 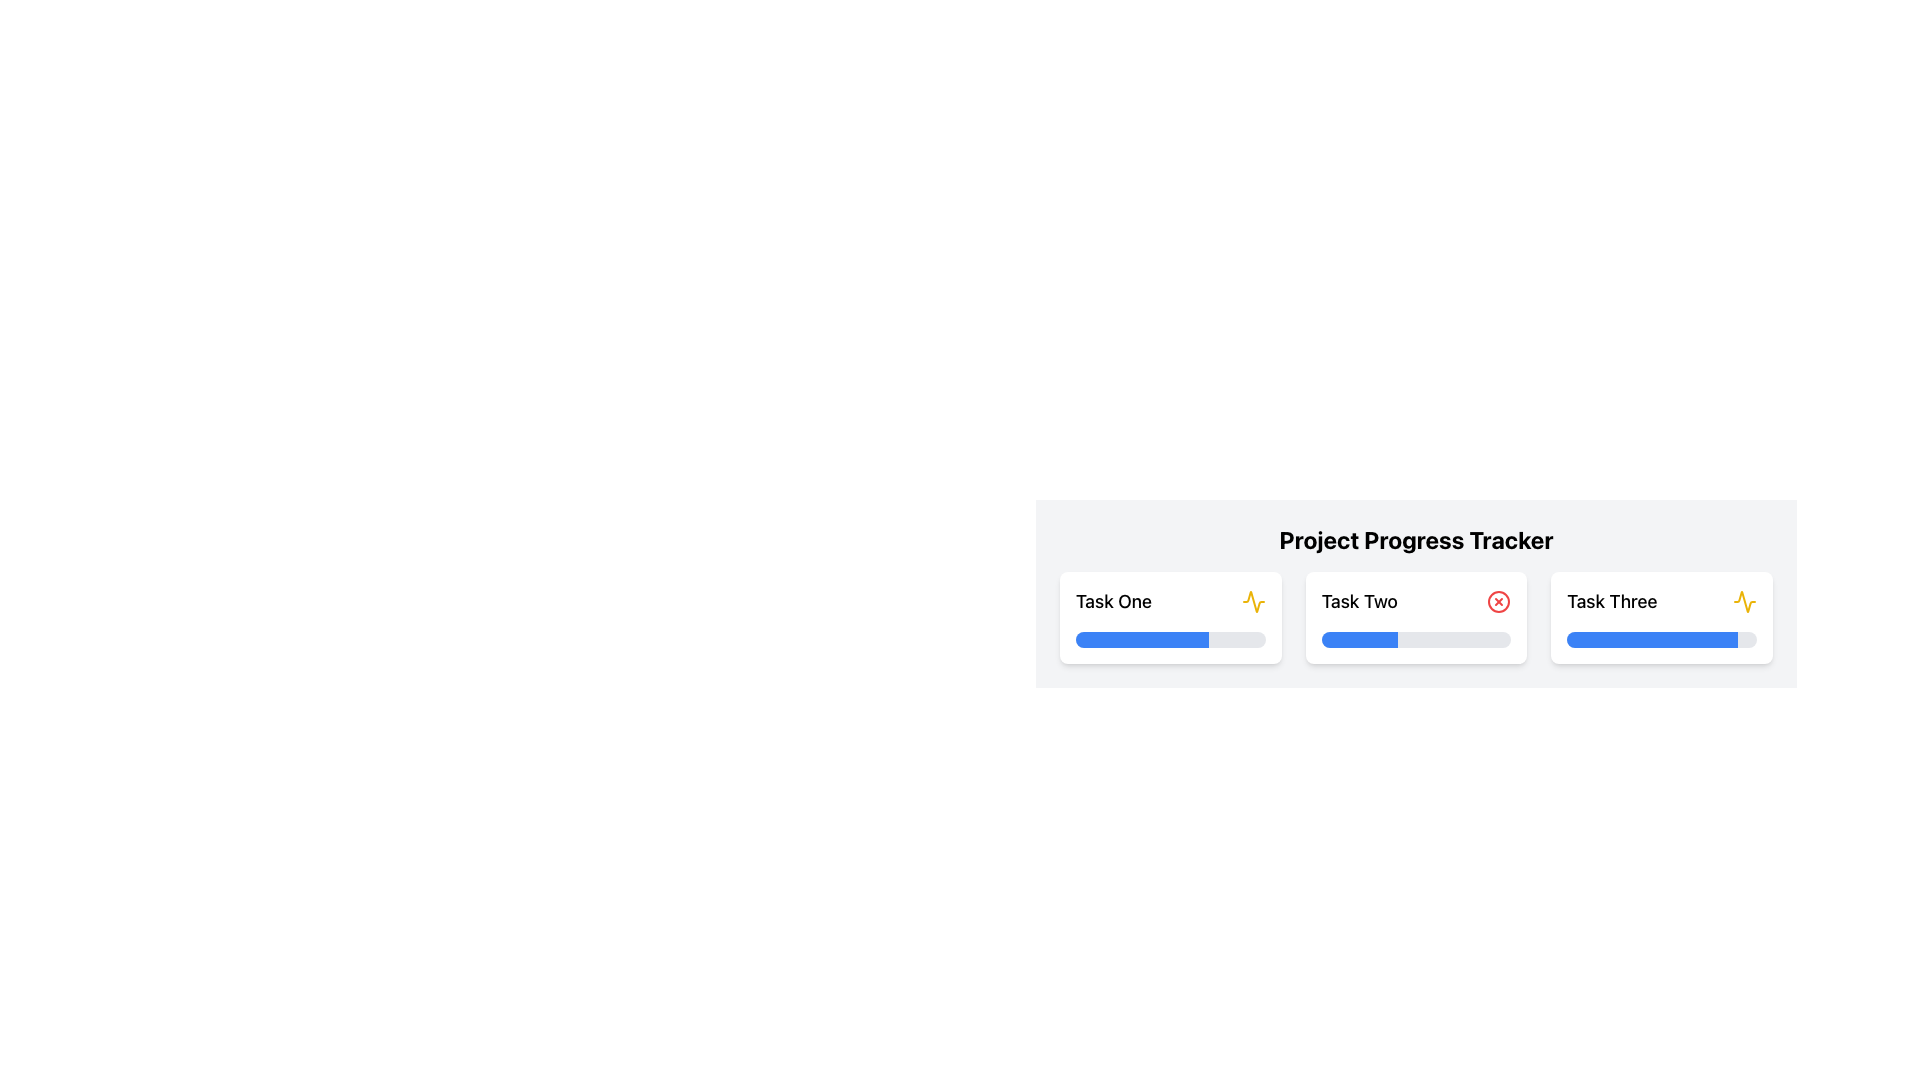 What do you see at coordinates (1662, 616) in the screenshot?
I see `the card displaying the status and progress of 'Task Three', which is located in the third position in a horizontal grid of three cards` at bounding box center [1662, 616].